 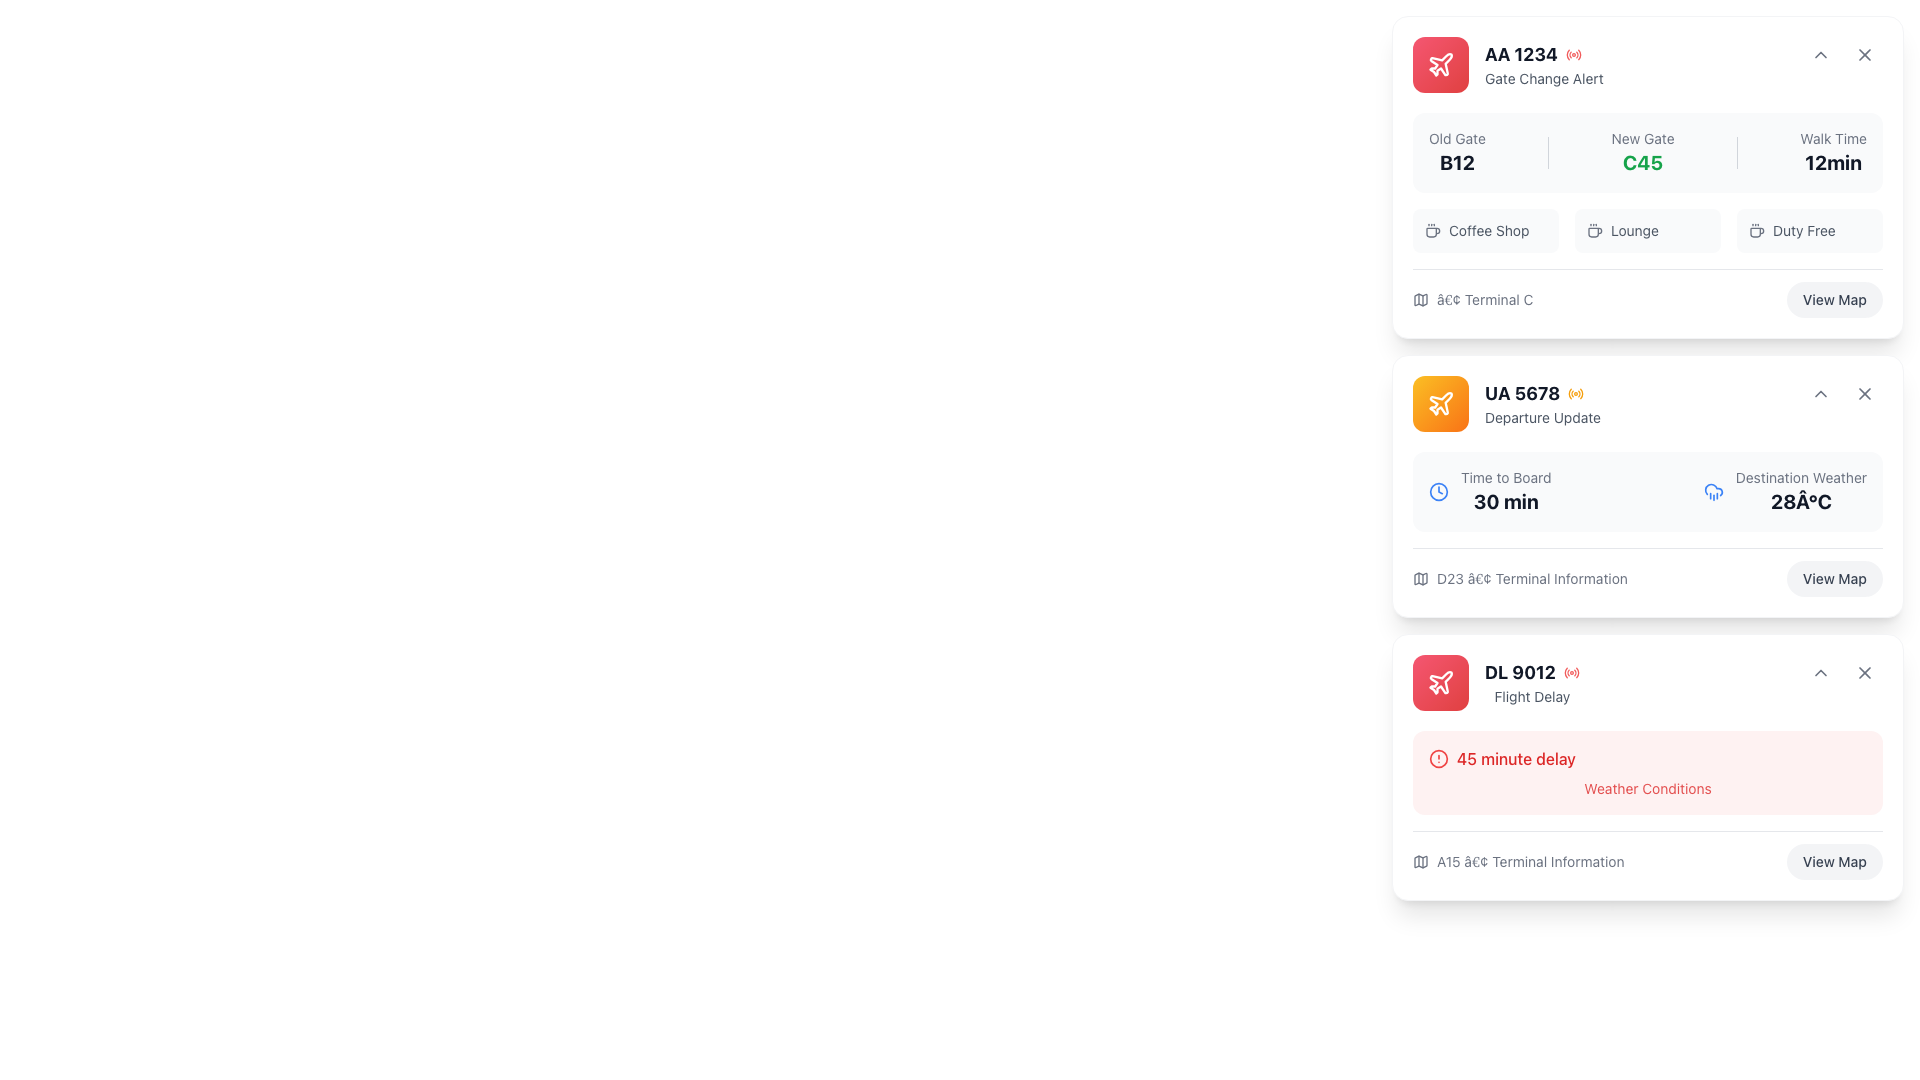 I want to click on text '12min' located in the information card under the label 'Walk Time' for flight AA 1234, which is styled in bold and dark color, so click(x=1833, y=161).